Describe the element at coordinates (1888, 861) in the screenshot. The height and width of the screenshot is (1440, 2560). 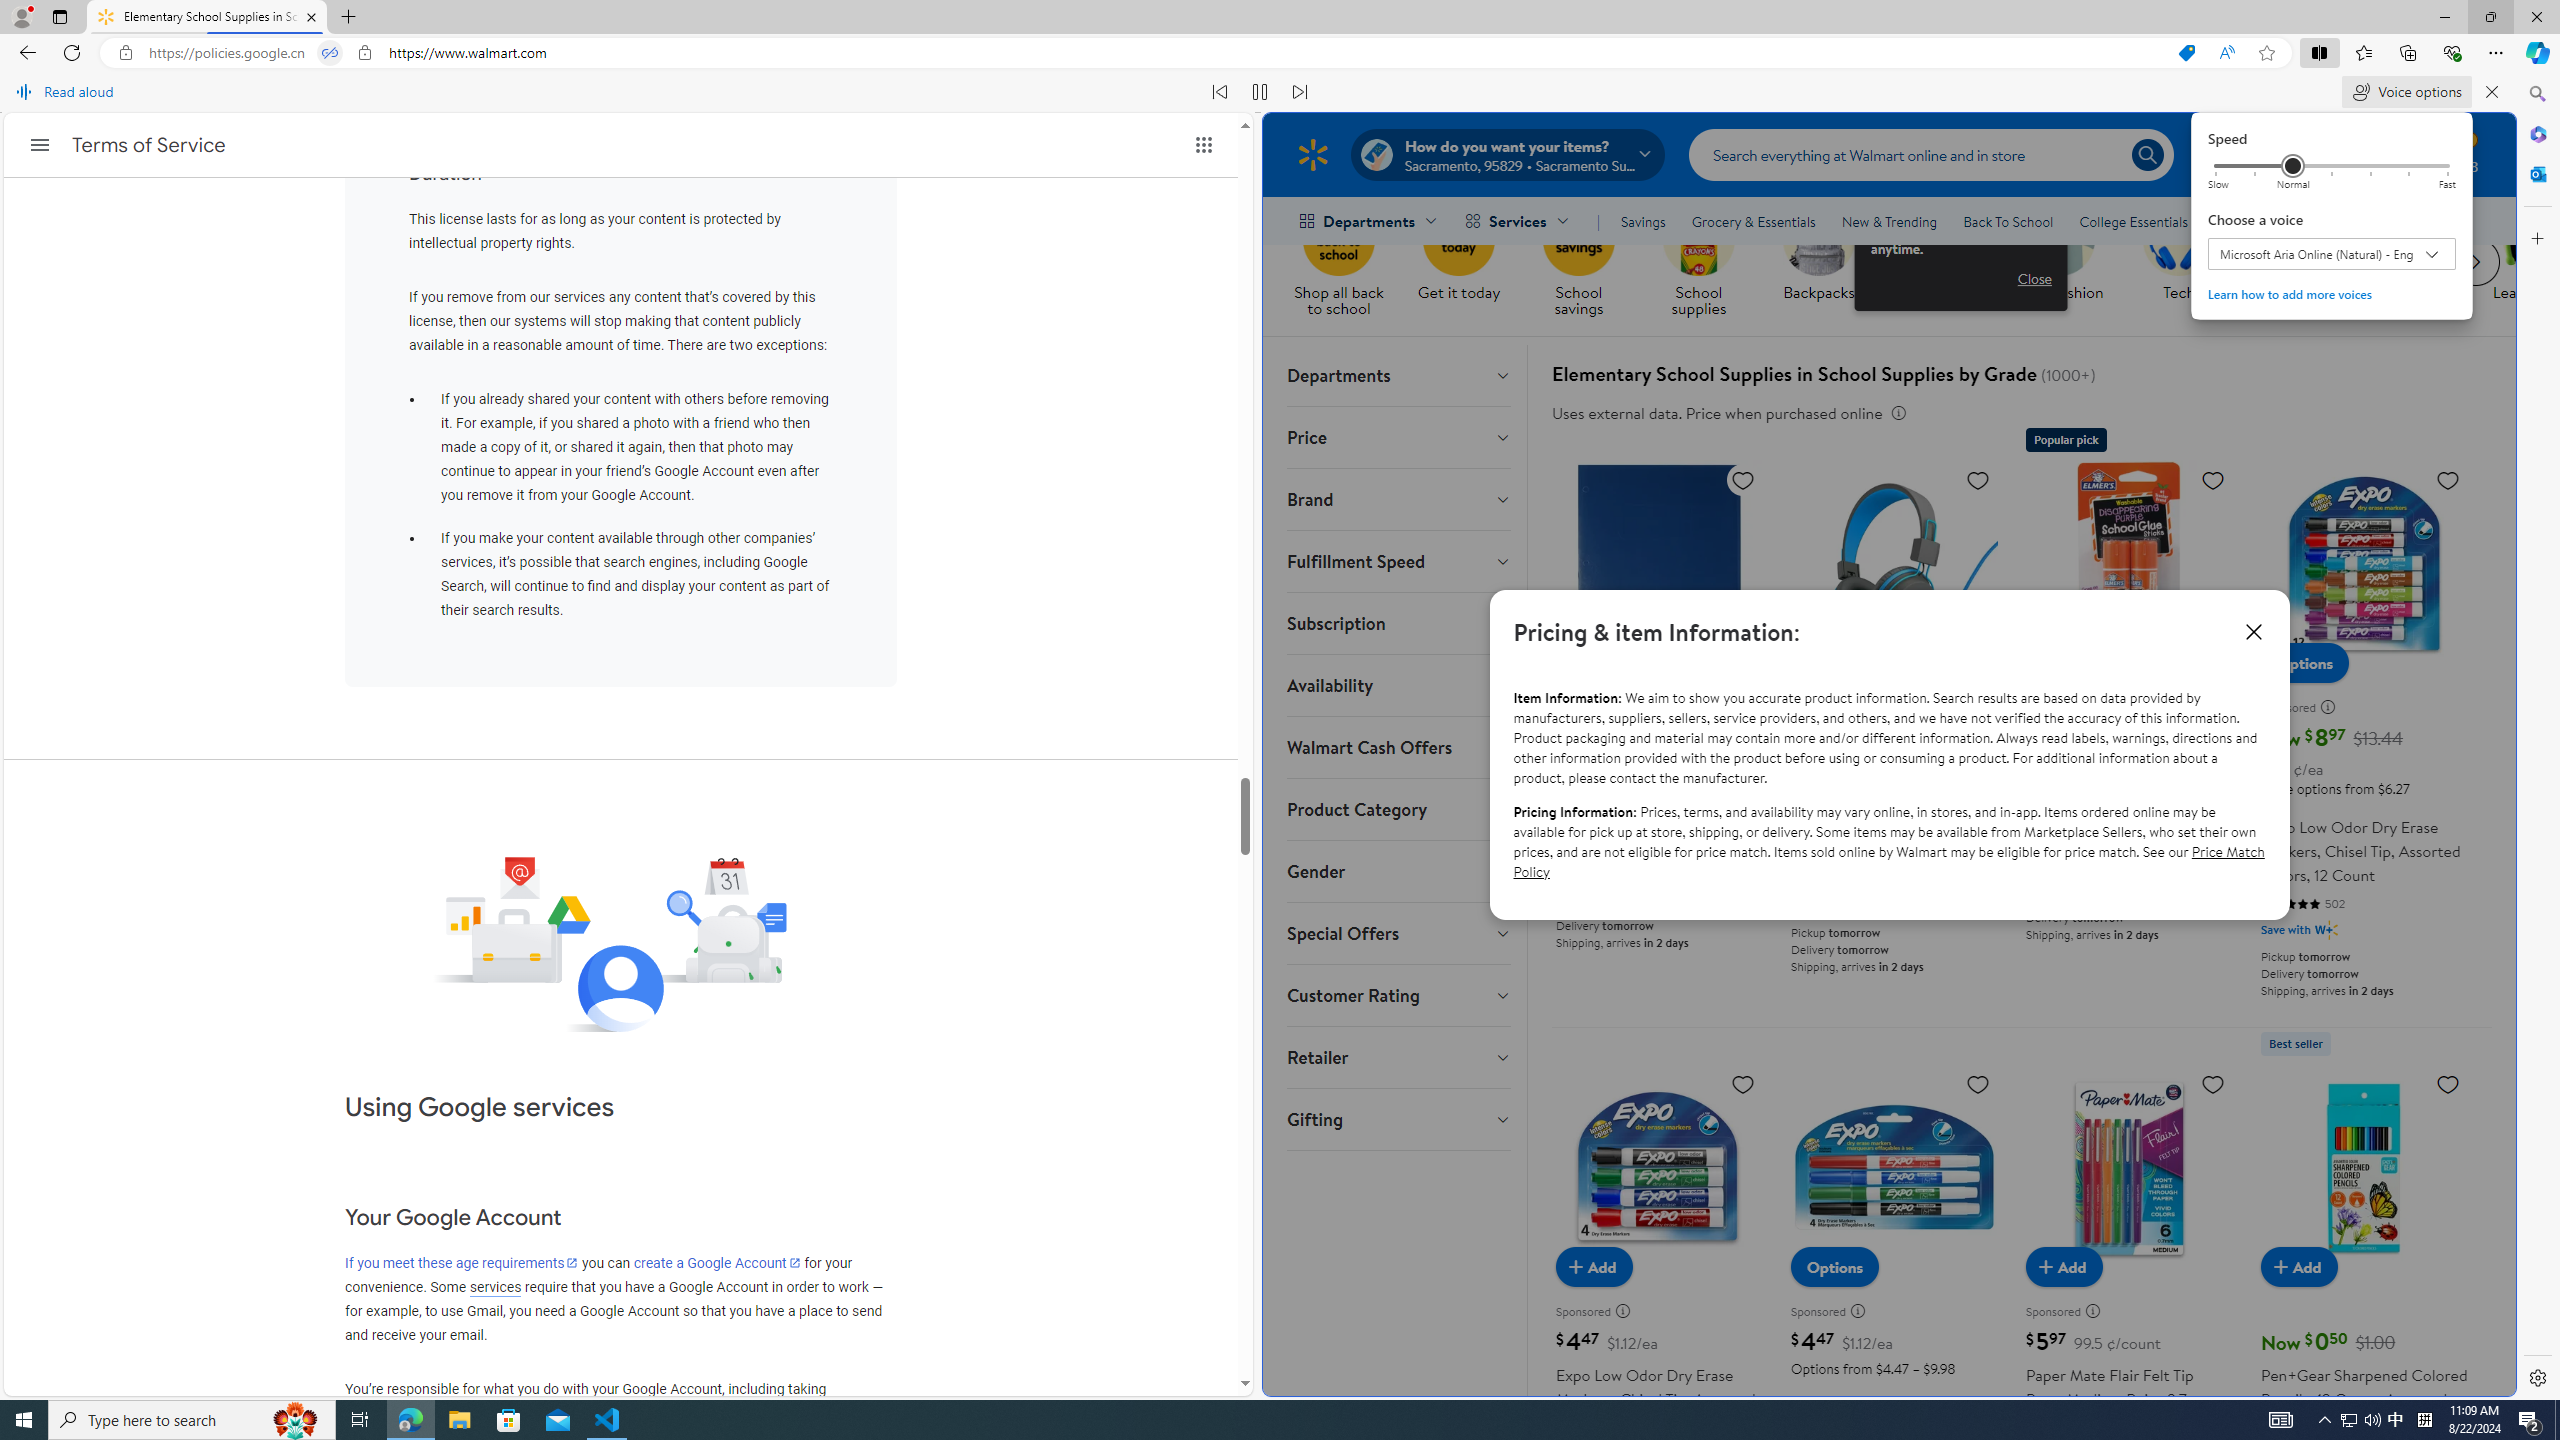
I see `'Price Match Policy'` at that location.